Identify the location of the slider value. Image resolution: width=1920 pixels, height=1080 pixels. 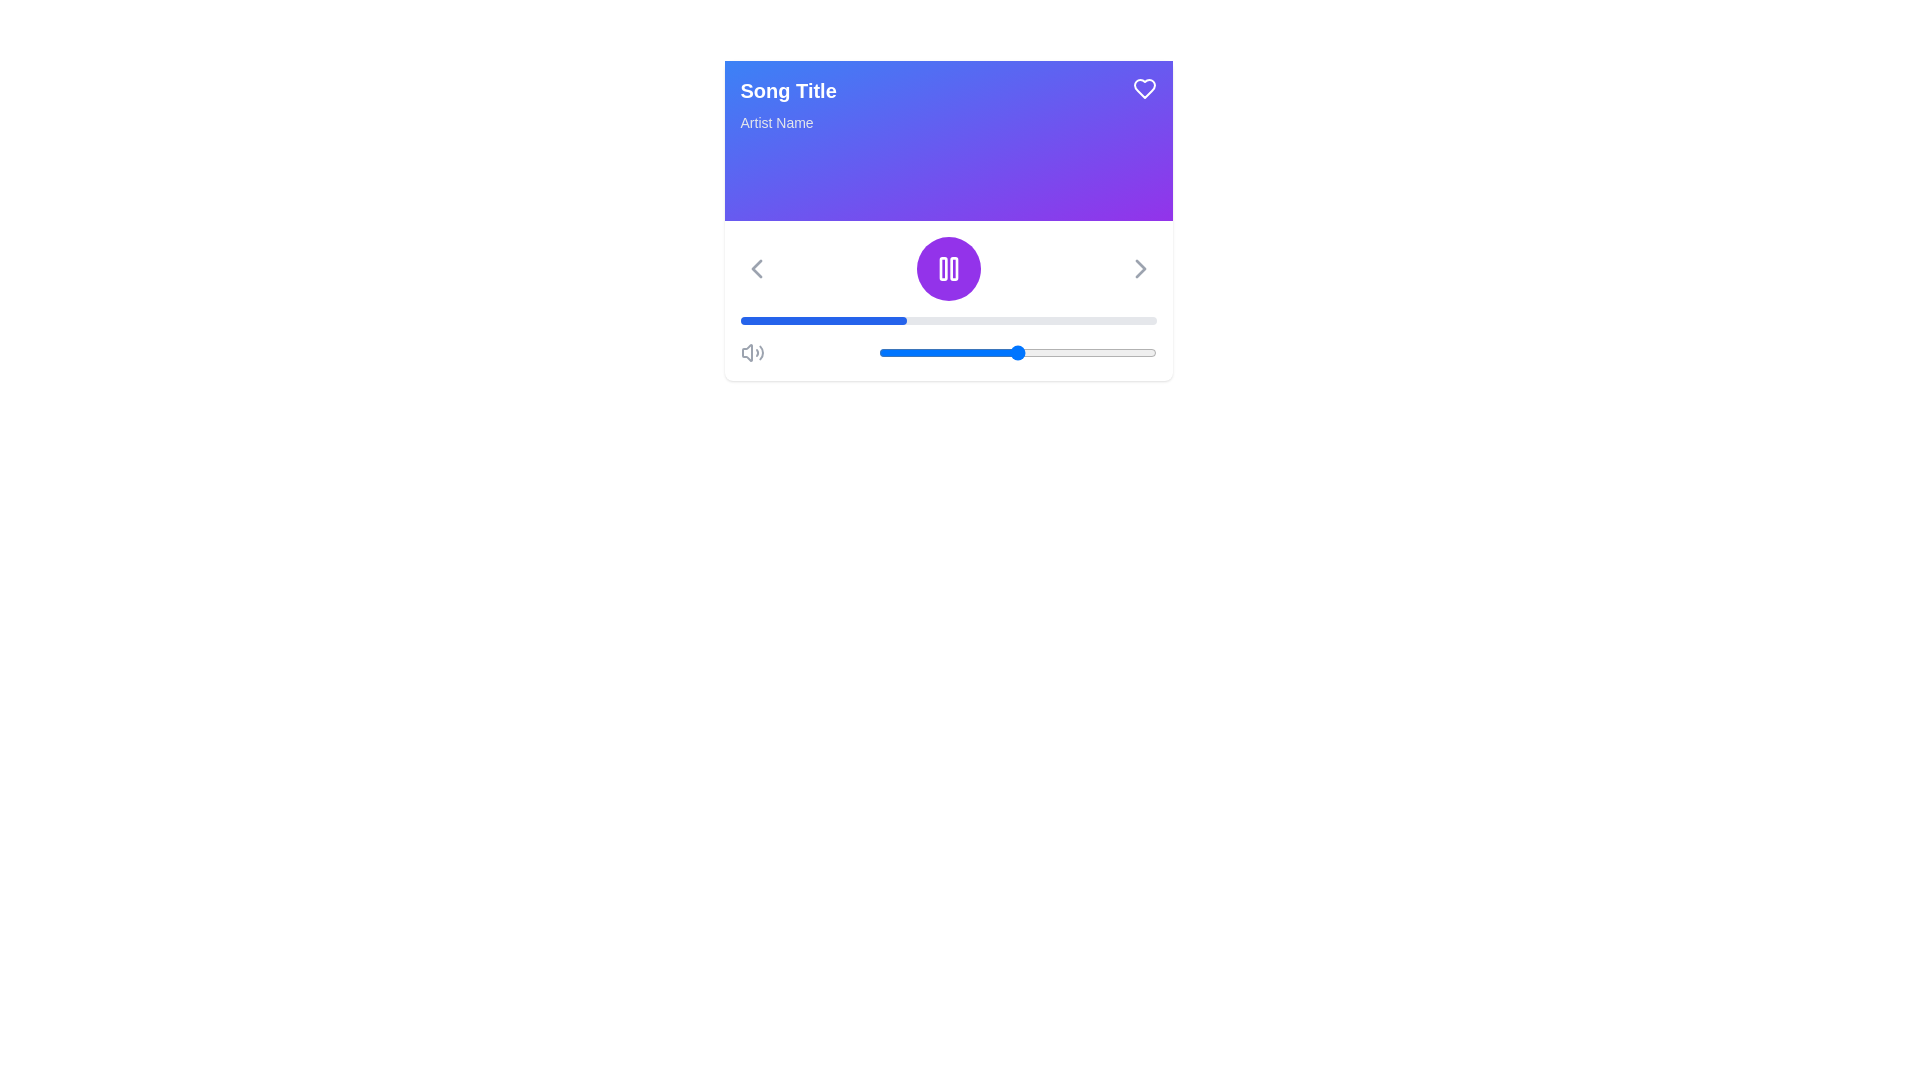
(973, 352).